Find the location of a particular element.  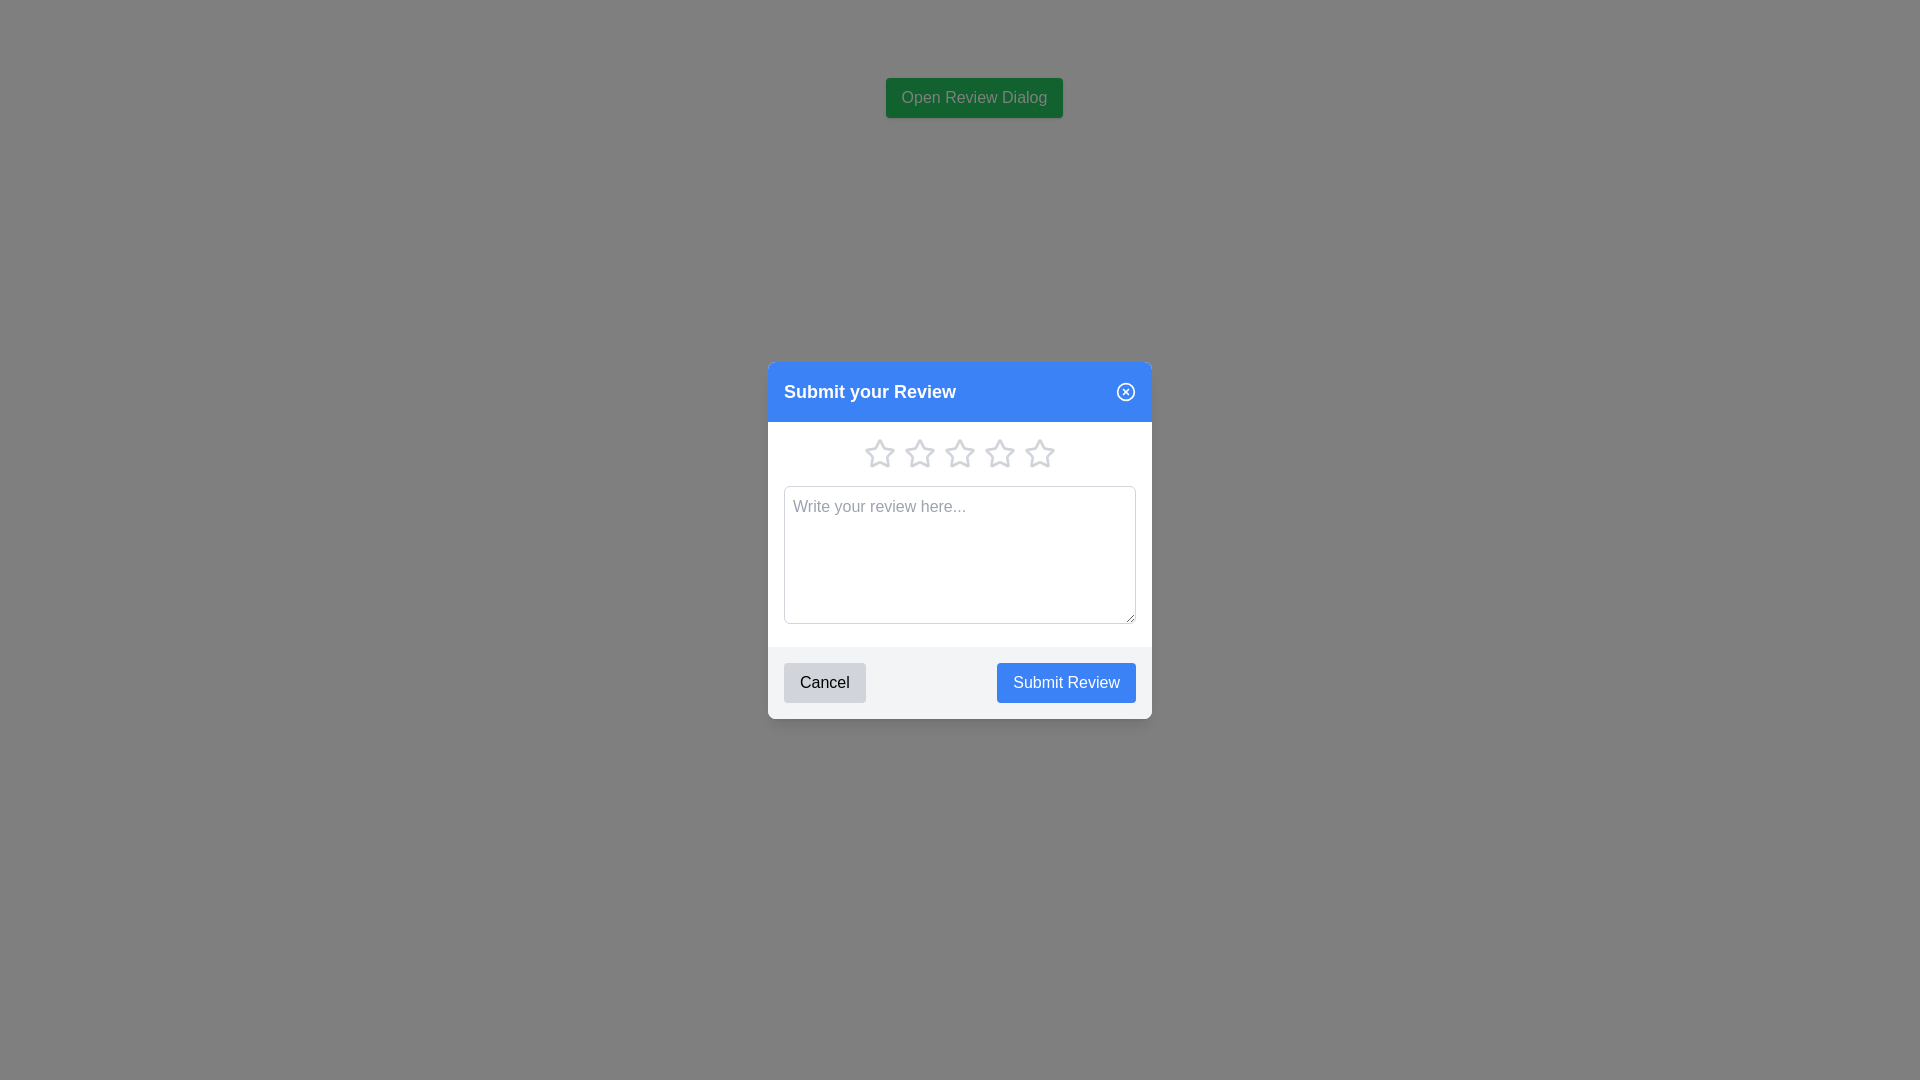

the fourth star in the 'Submit your Review' dialog box is located at coordinates (999, 453).